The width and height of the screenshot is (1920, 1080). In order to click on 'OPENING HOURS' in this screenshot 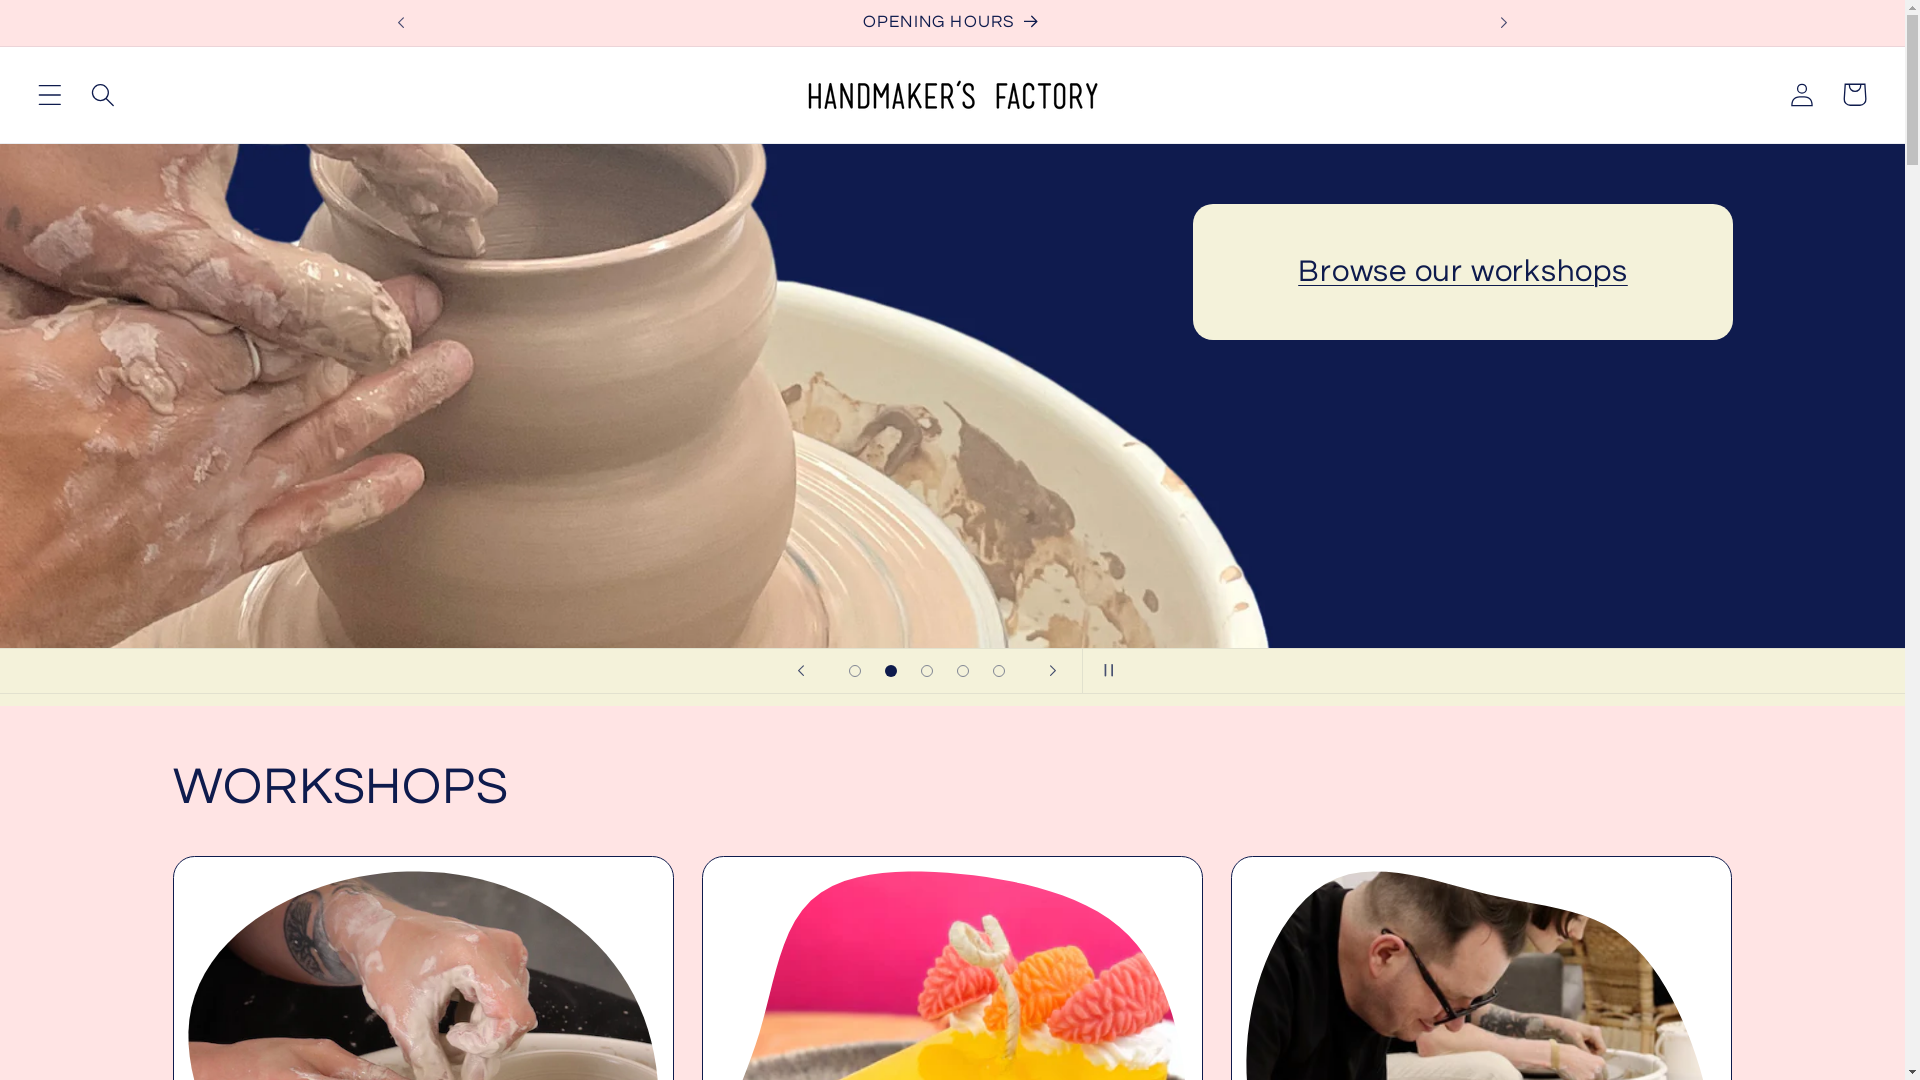, I will do `click(421, 23)`.